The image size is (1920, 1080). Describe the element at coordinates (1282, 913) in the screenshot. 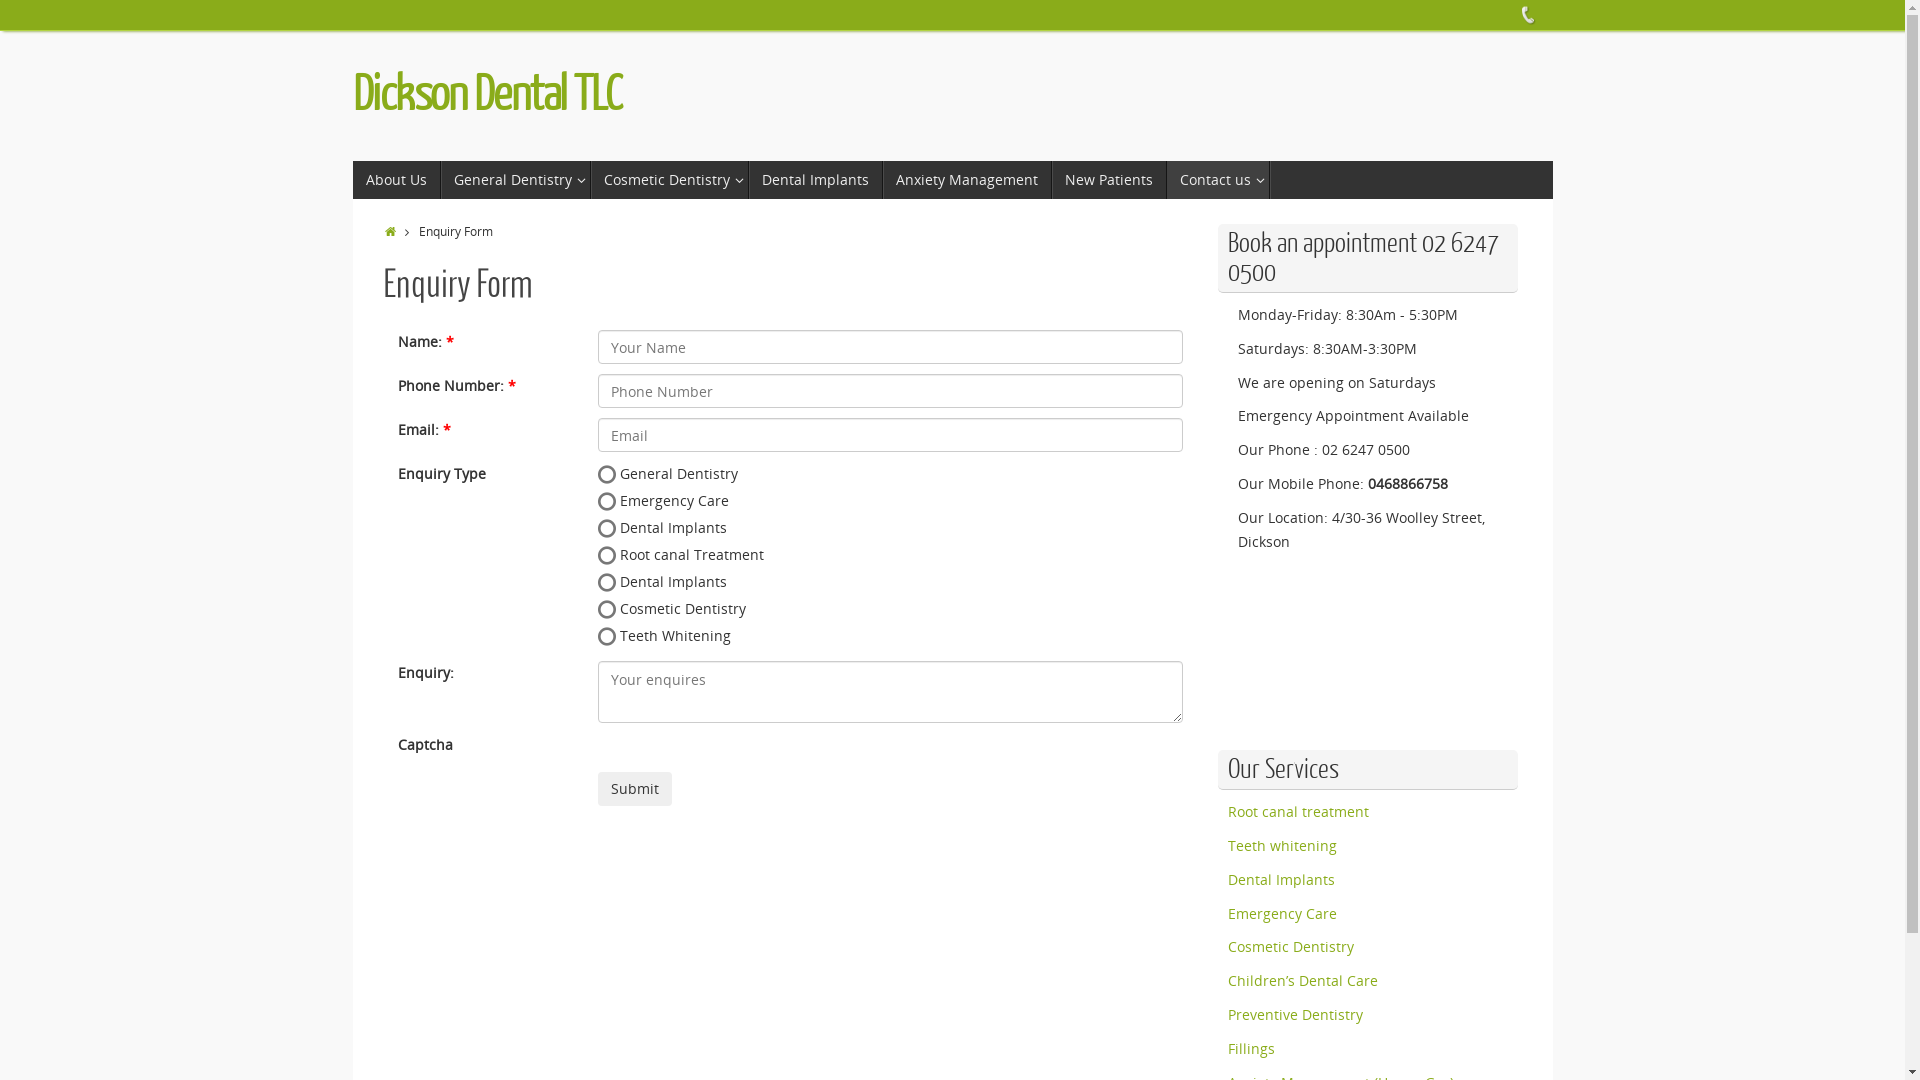

I see `'Emergency Care'` at that location.